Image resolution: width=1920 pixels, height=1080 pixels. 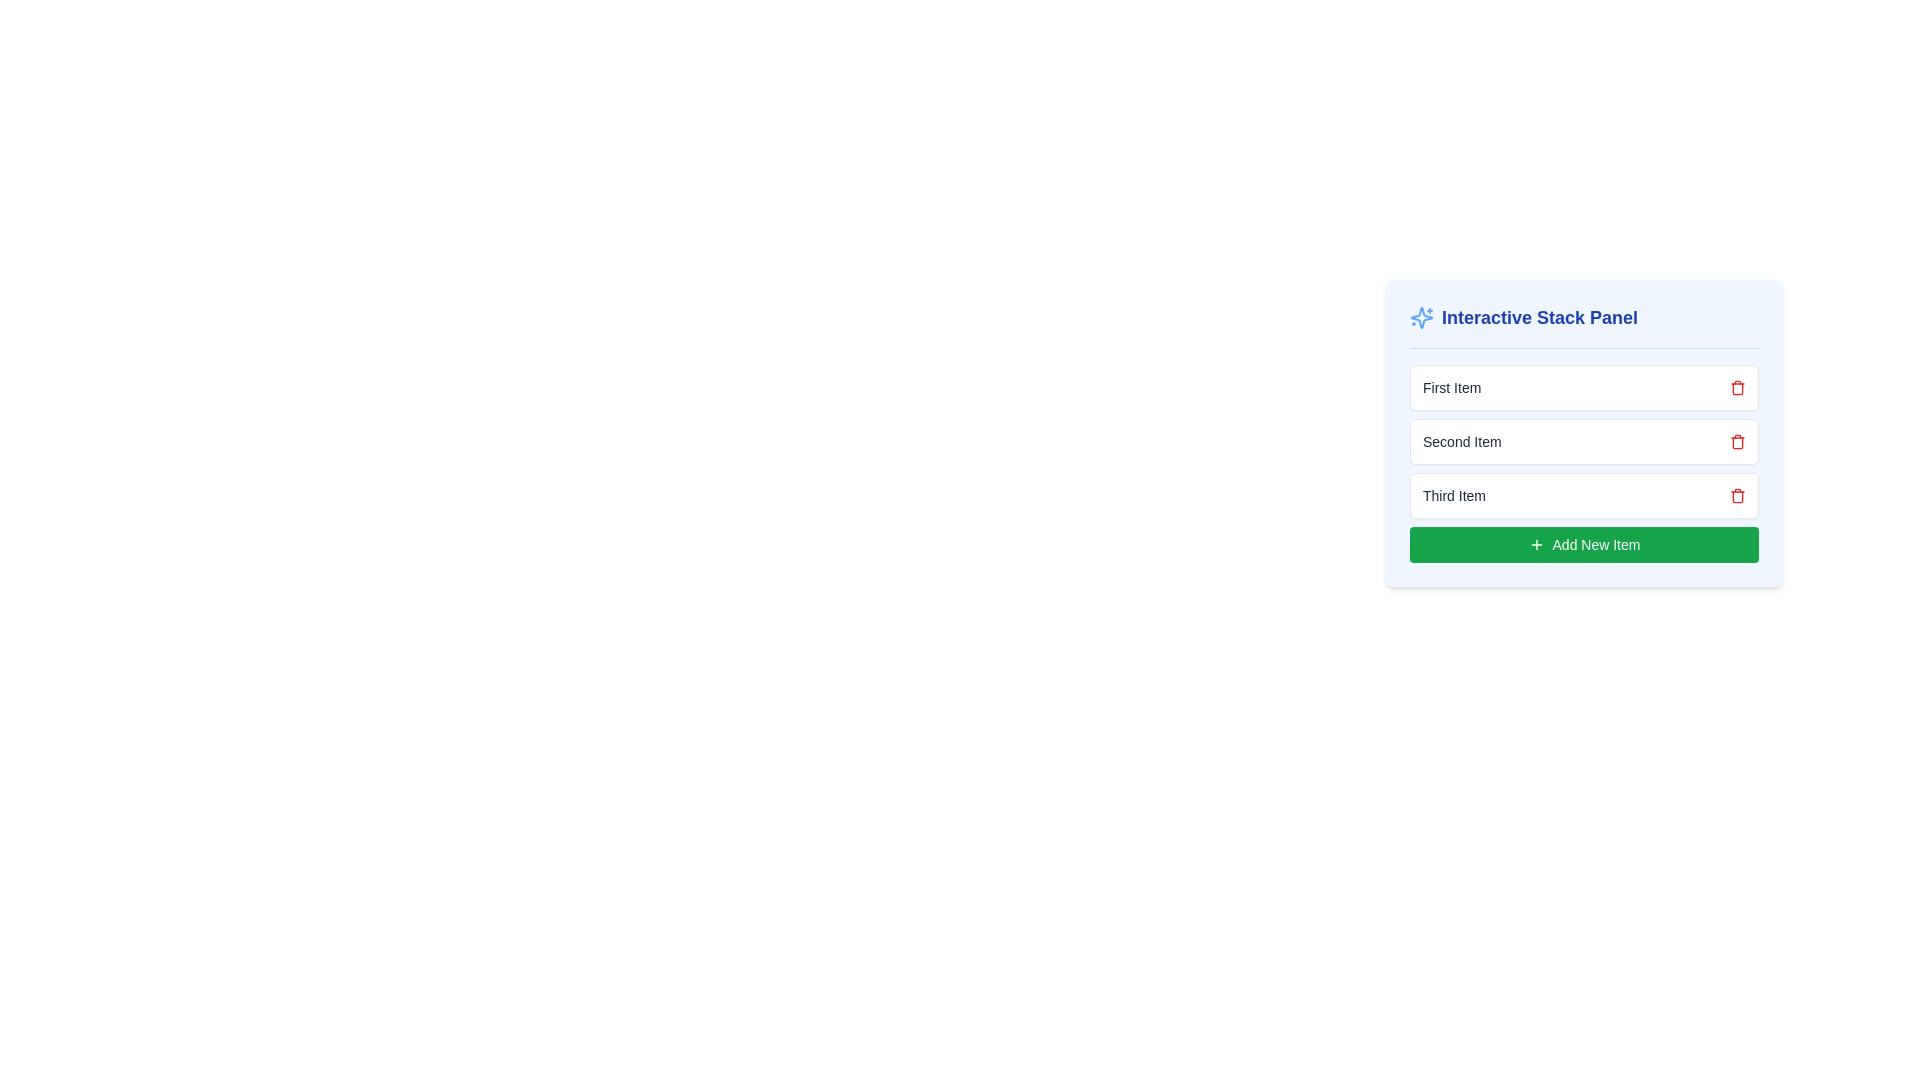 I want to click on the green 'plus' SVG icon located to the left of the 'Add New Item' button within the 'Interactive Stack Panel', so click(x=1535, y=544).